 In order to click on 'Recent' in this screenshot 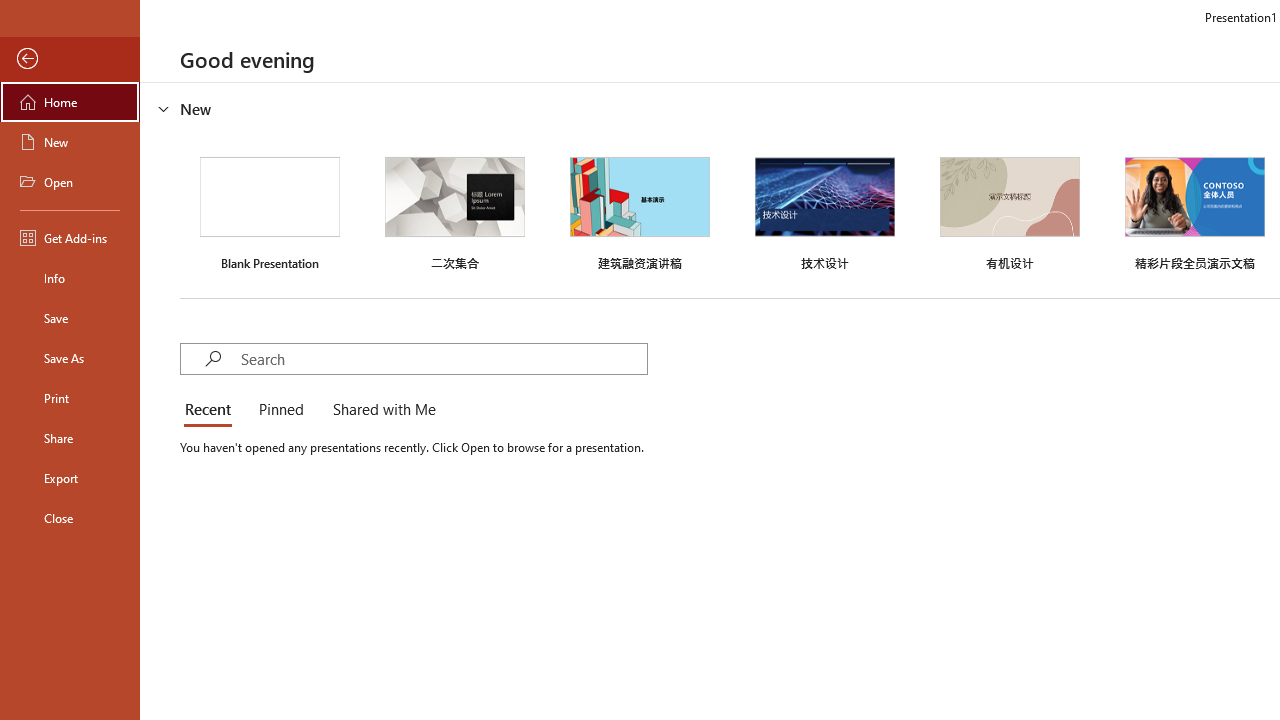, I will do `click(212, 410)`.